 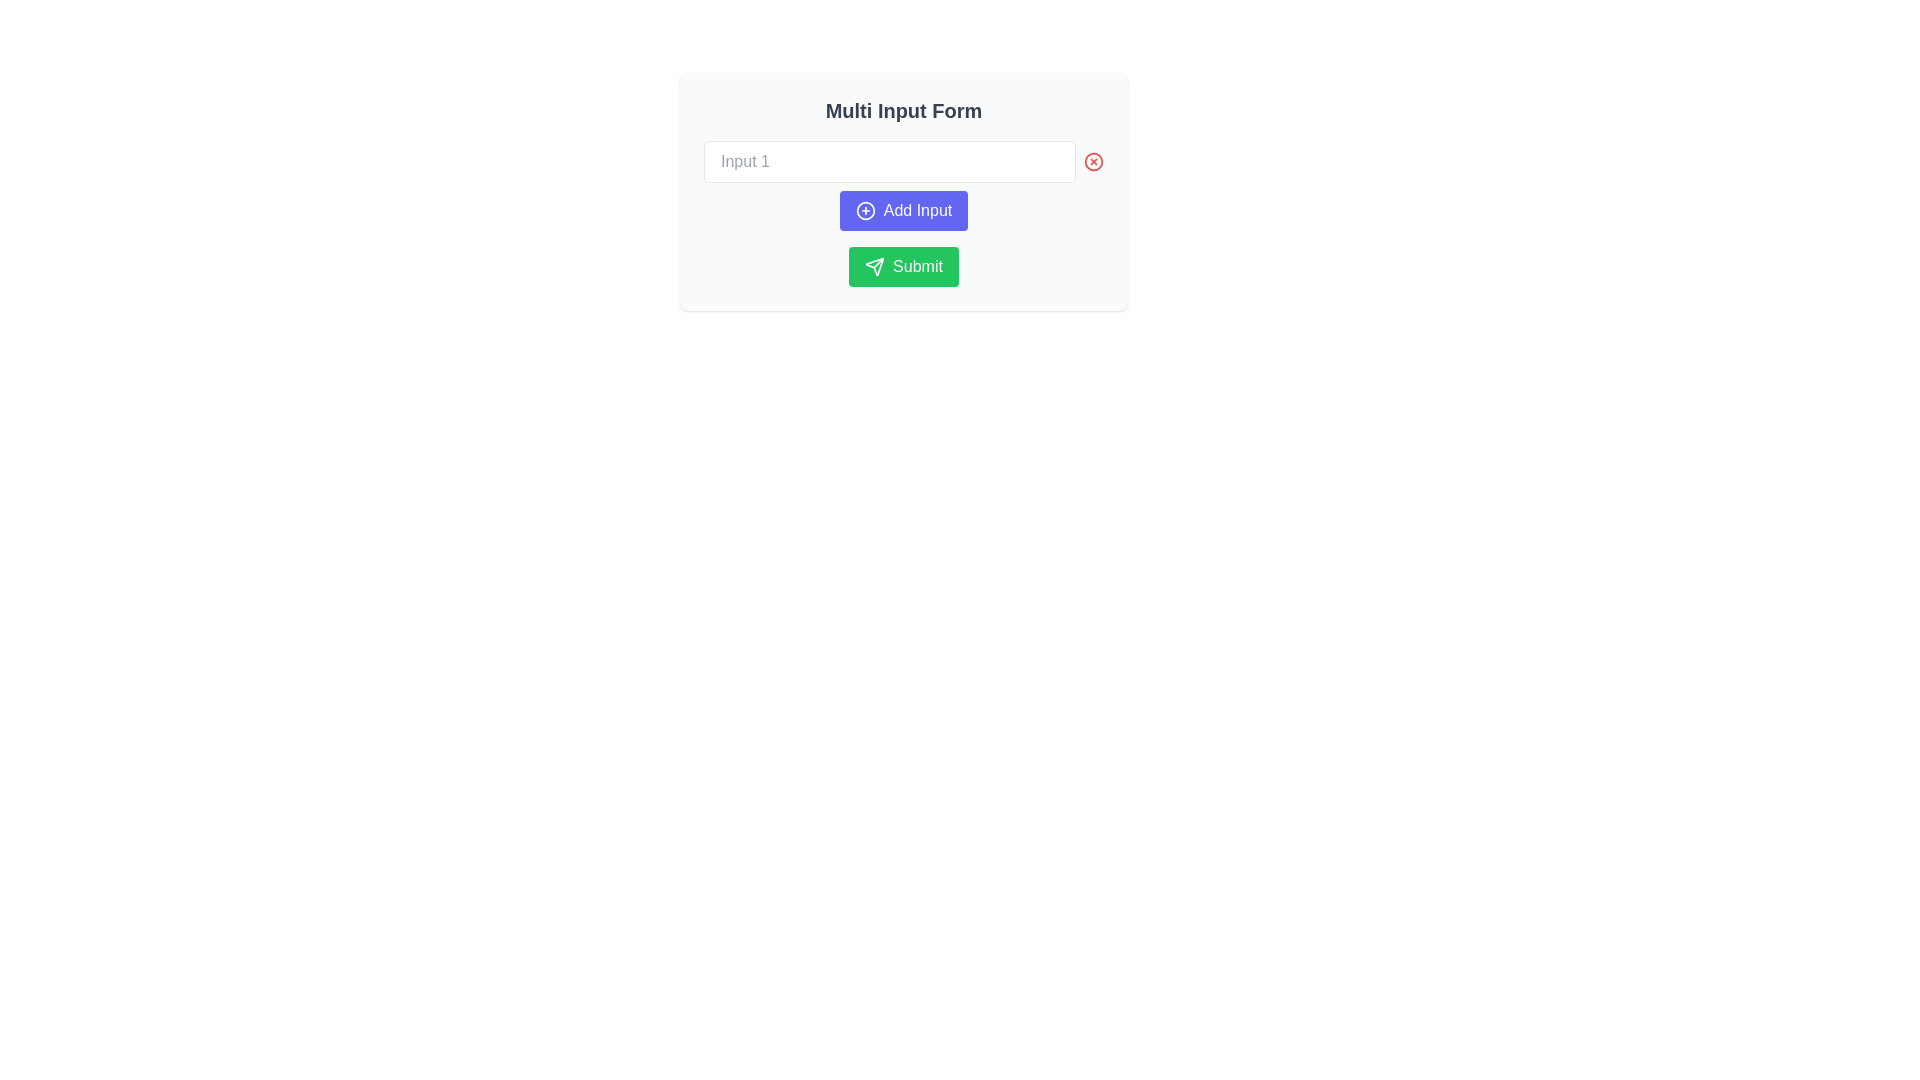 I want to click on the blue 'Add Input' button located in the center of the form, below the 'Input 1' field, so click(x=902, y=211).